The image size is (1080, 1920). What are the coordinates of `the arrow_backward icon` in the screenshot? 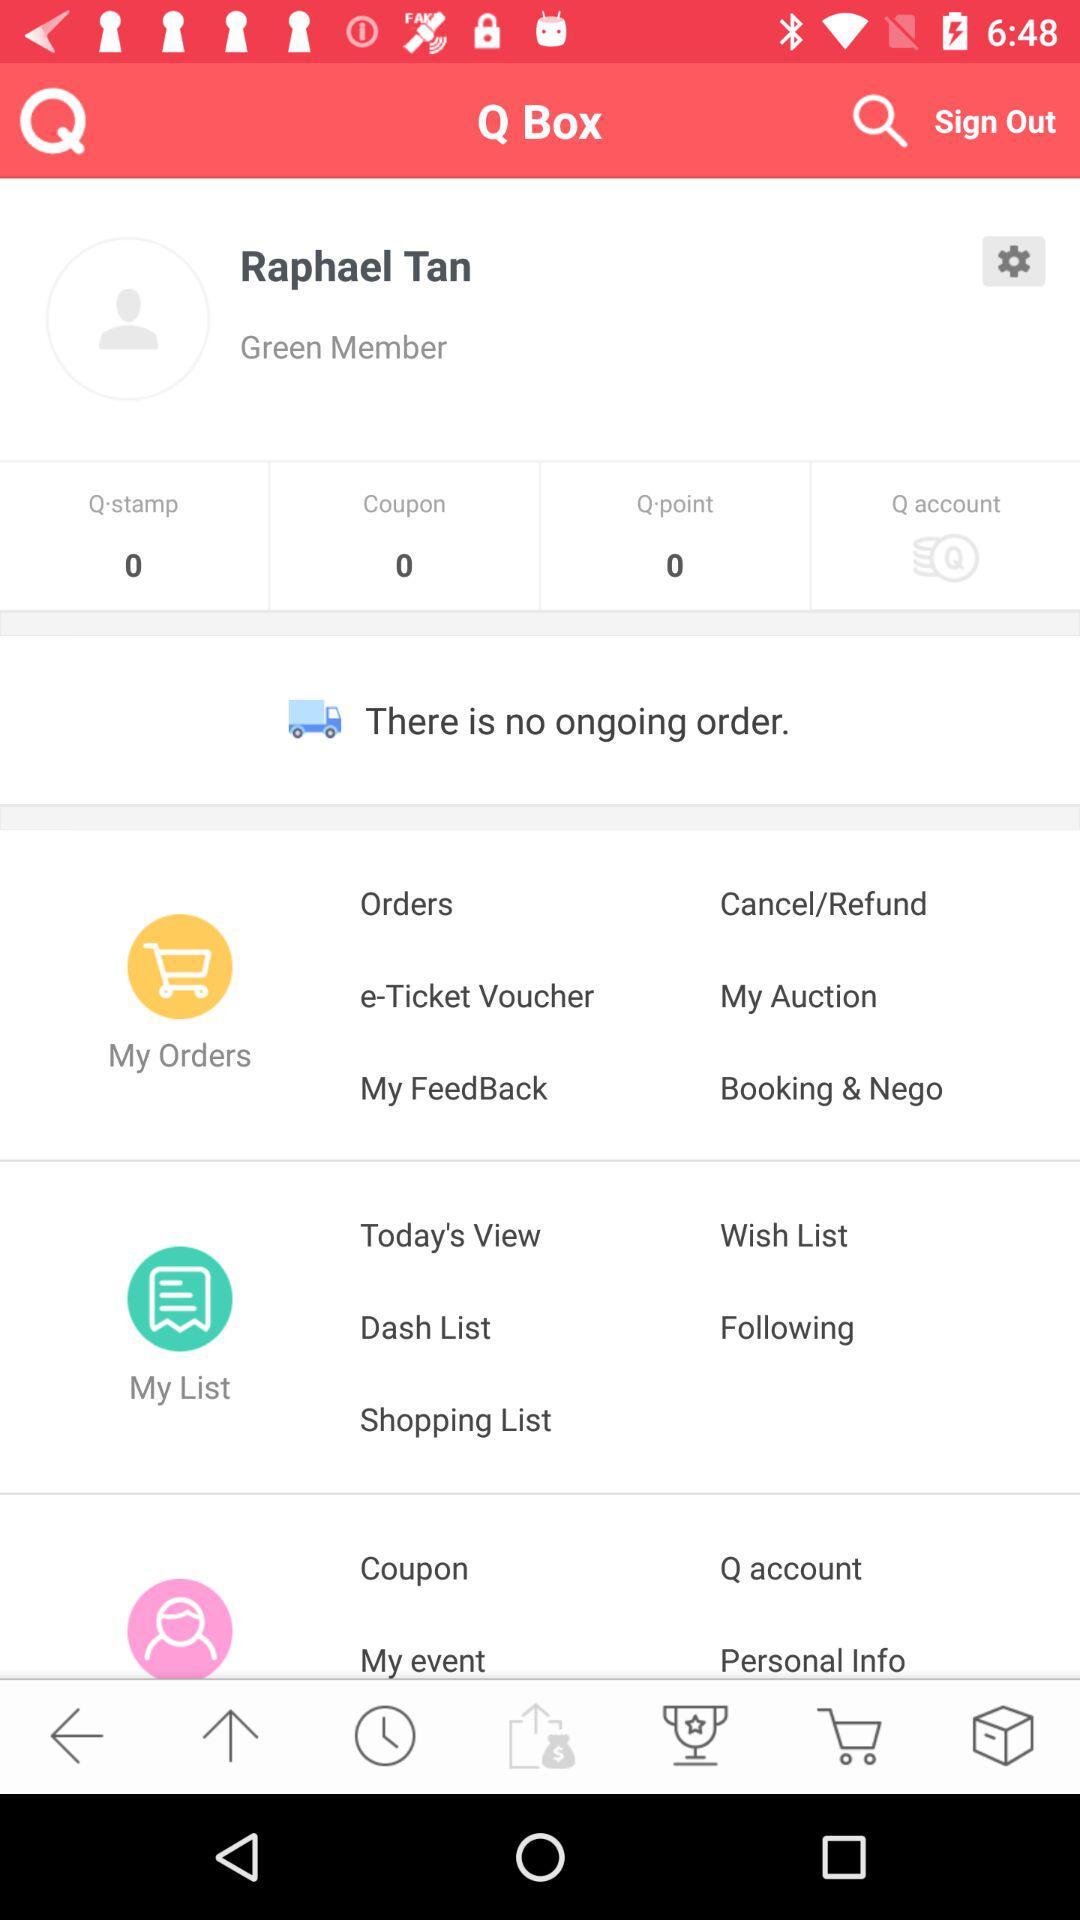 It's located at (75, 1734).